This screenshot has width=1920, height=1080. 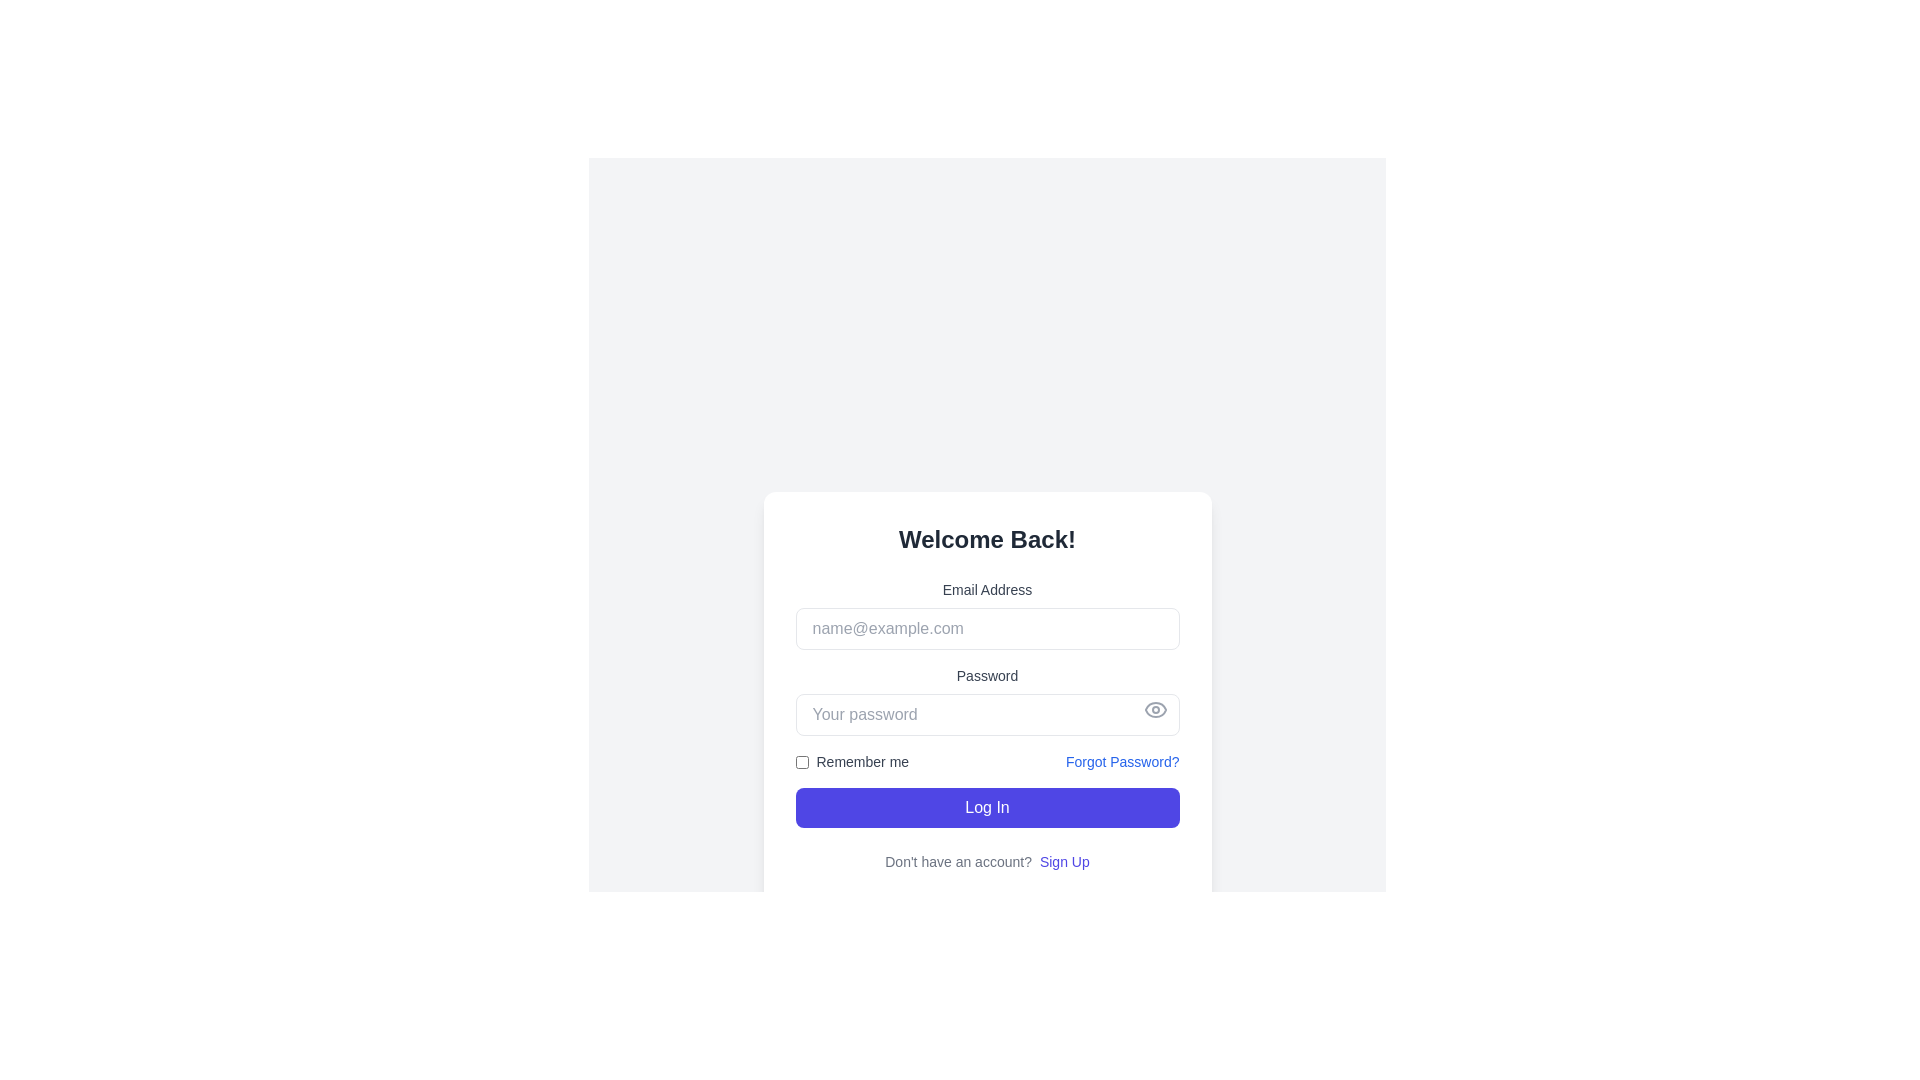 What do you see at coordinates (987, 589) in the screenshot?
I see `the 'Email Address' label, which is styled in gray (#707070) and positioned above the email input field` at bounding box center [987, 589].